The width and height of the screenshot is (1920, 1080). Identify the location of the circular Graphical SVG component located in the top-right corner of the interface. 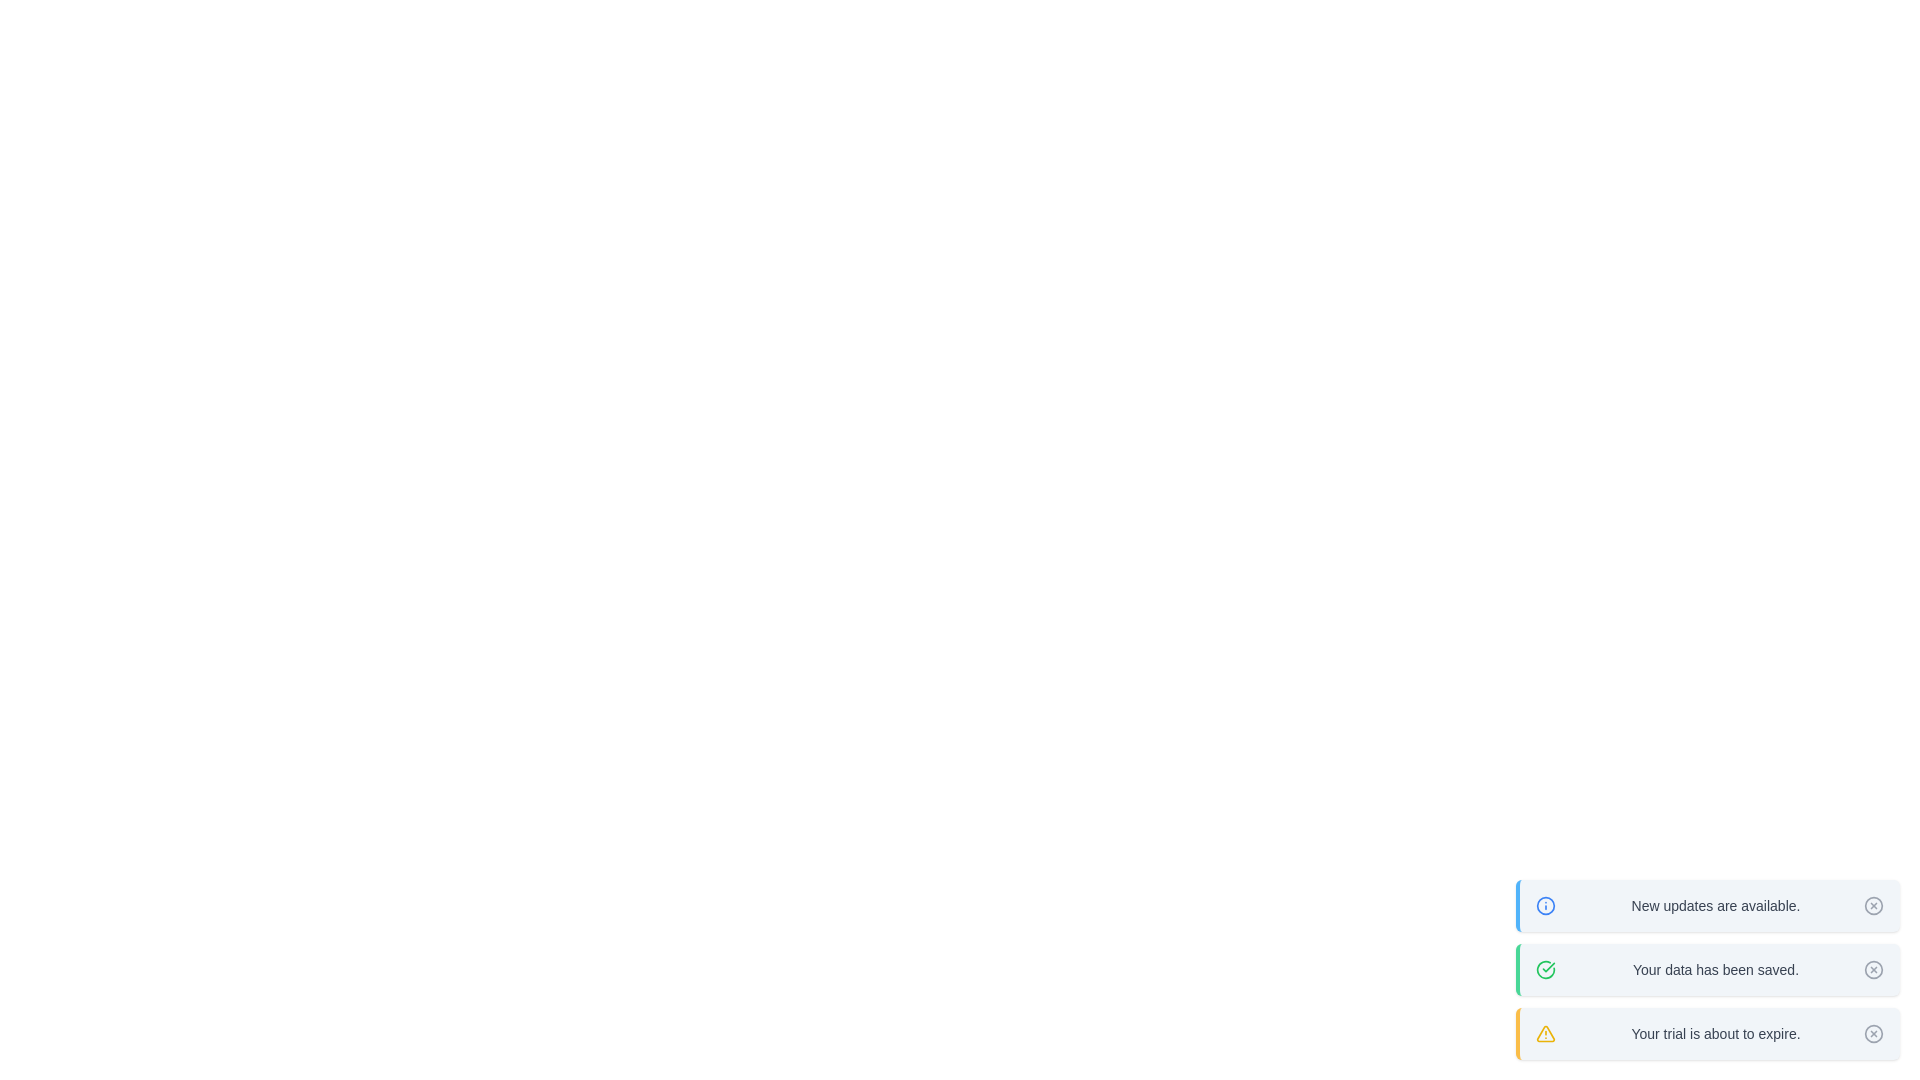
(1872, 906).